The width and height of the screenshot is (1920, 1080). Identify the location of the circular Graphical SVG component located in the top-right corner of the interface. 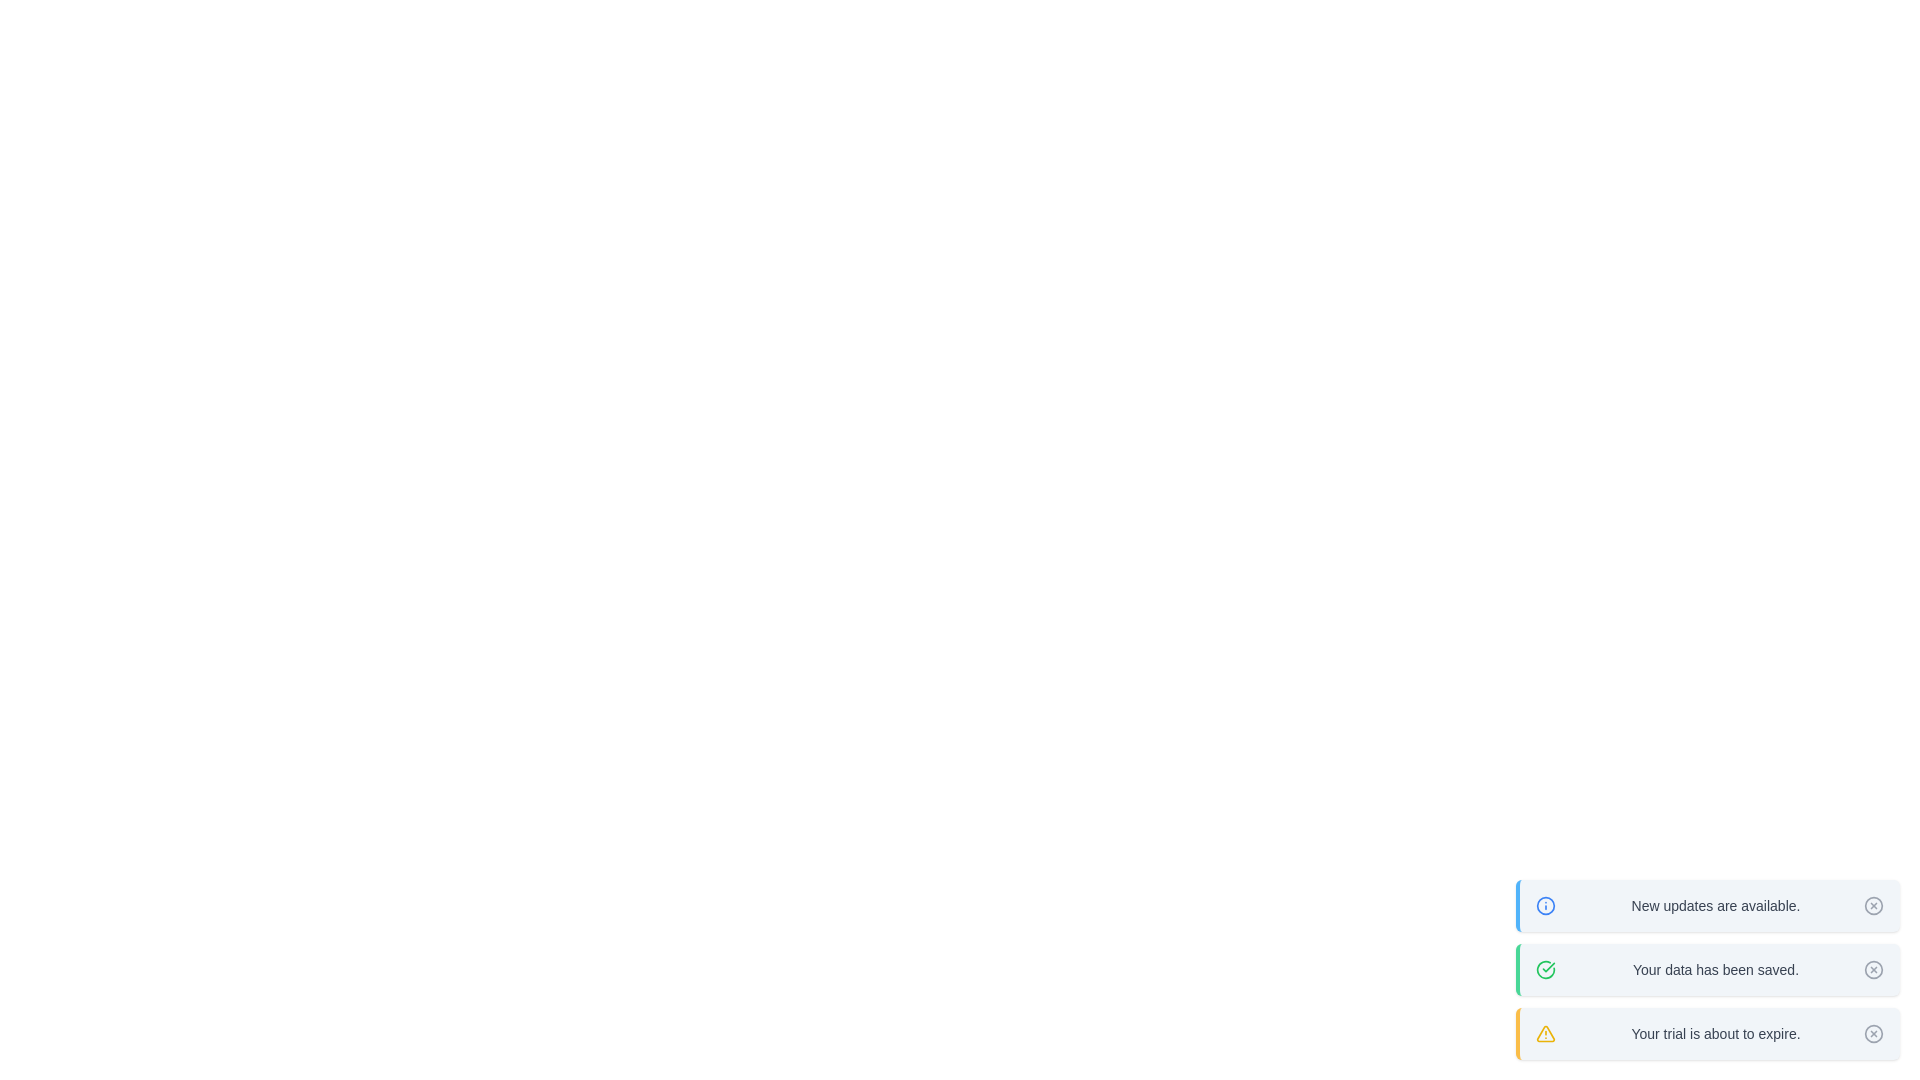
(1872, 906).